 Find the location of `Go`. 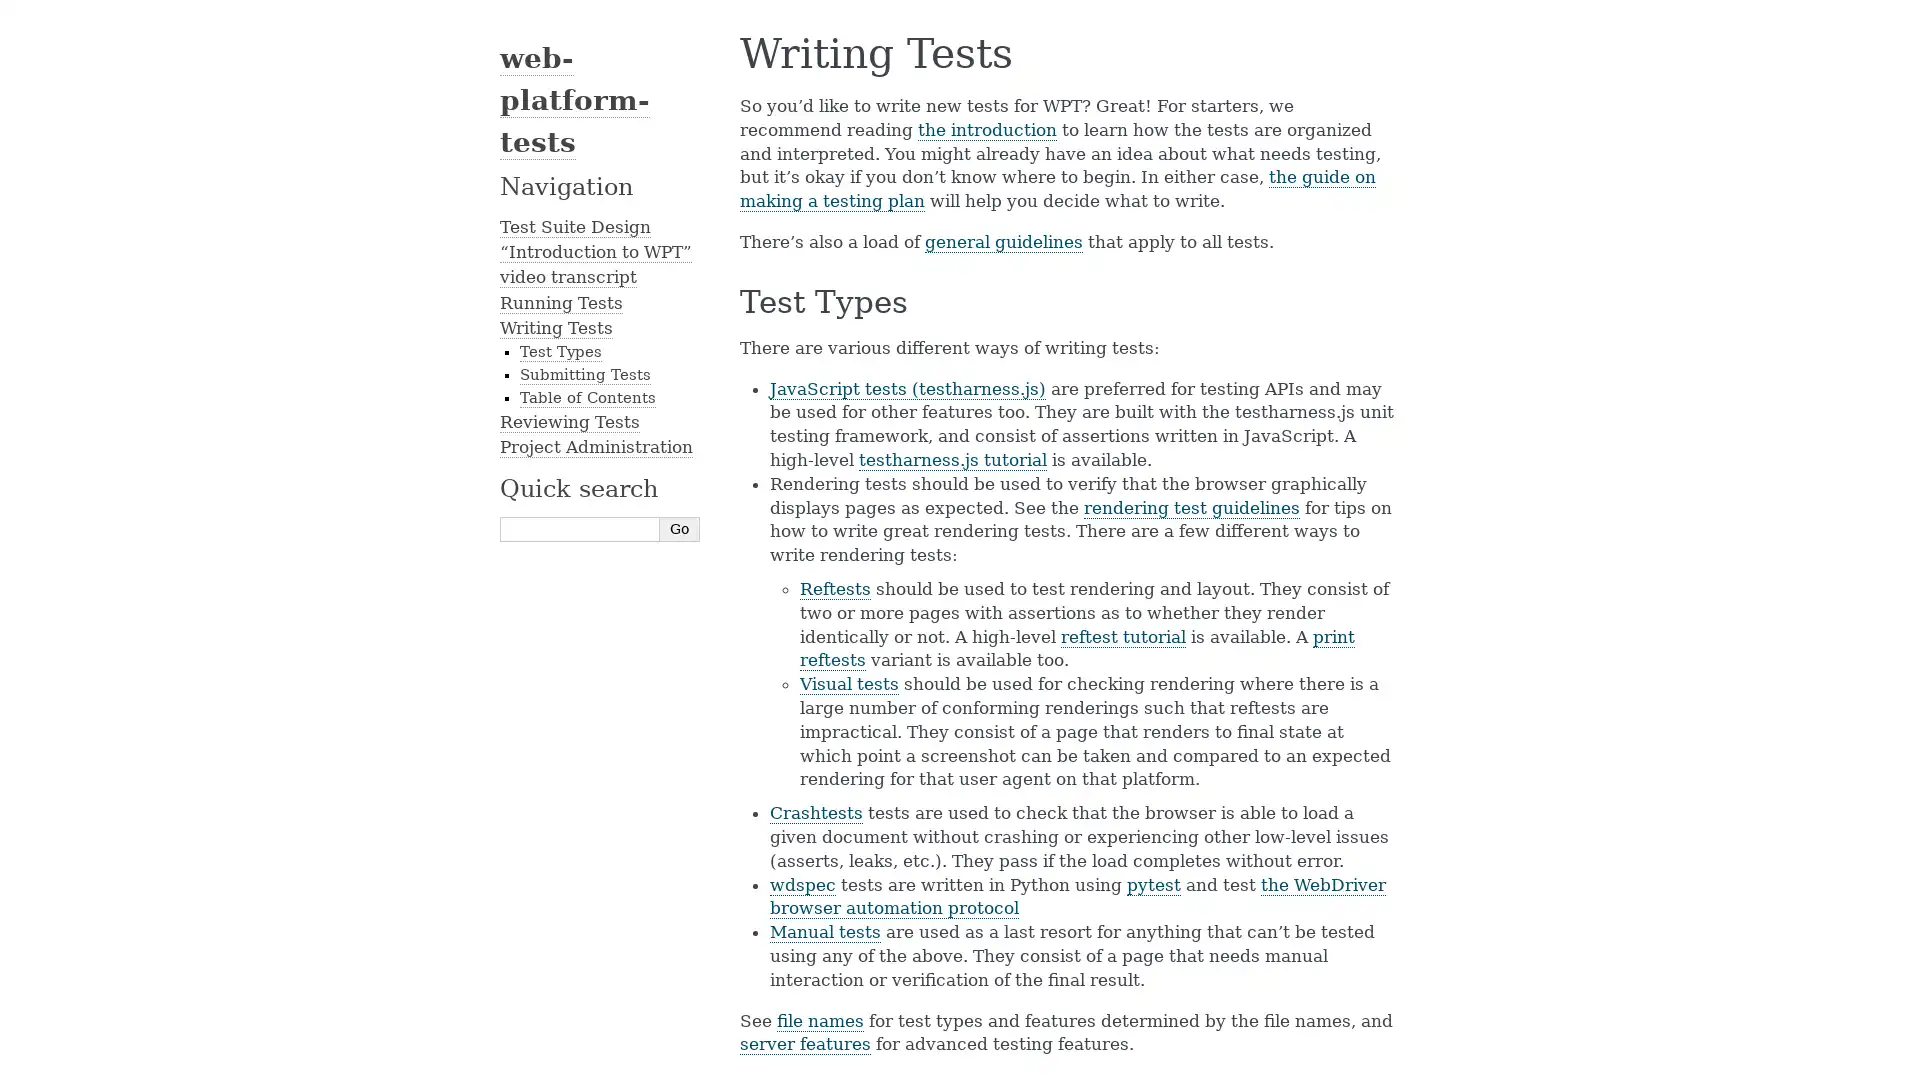

Go is located at coordinates (680, 527).